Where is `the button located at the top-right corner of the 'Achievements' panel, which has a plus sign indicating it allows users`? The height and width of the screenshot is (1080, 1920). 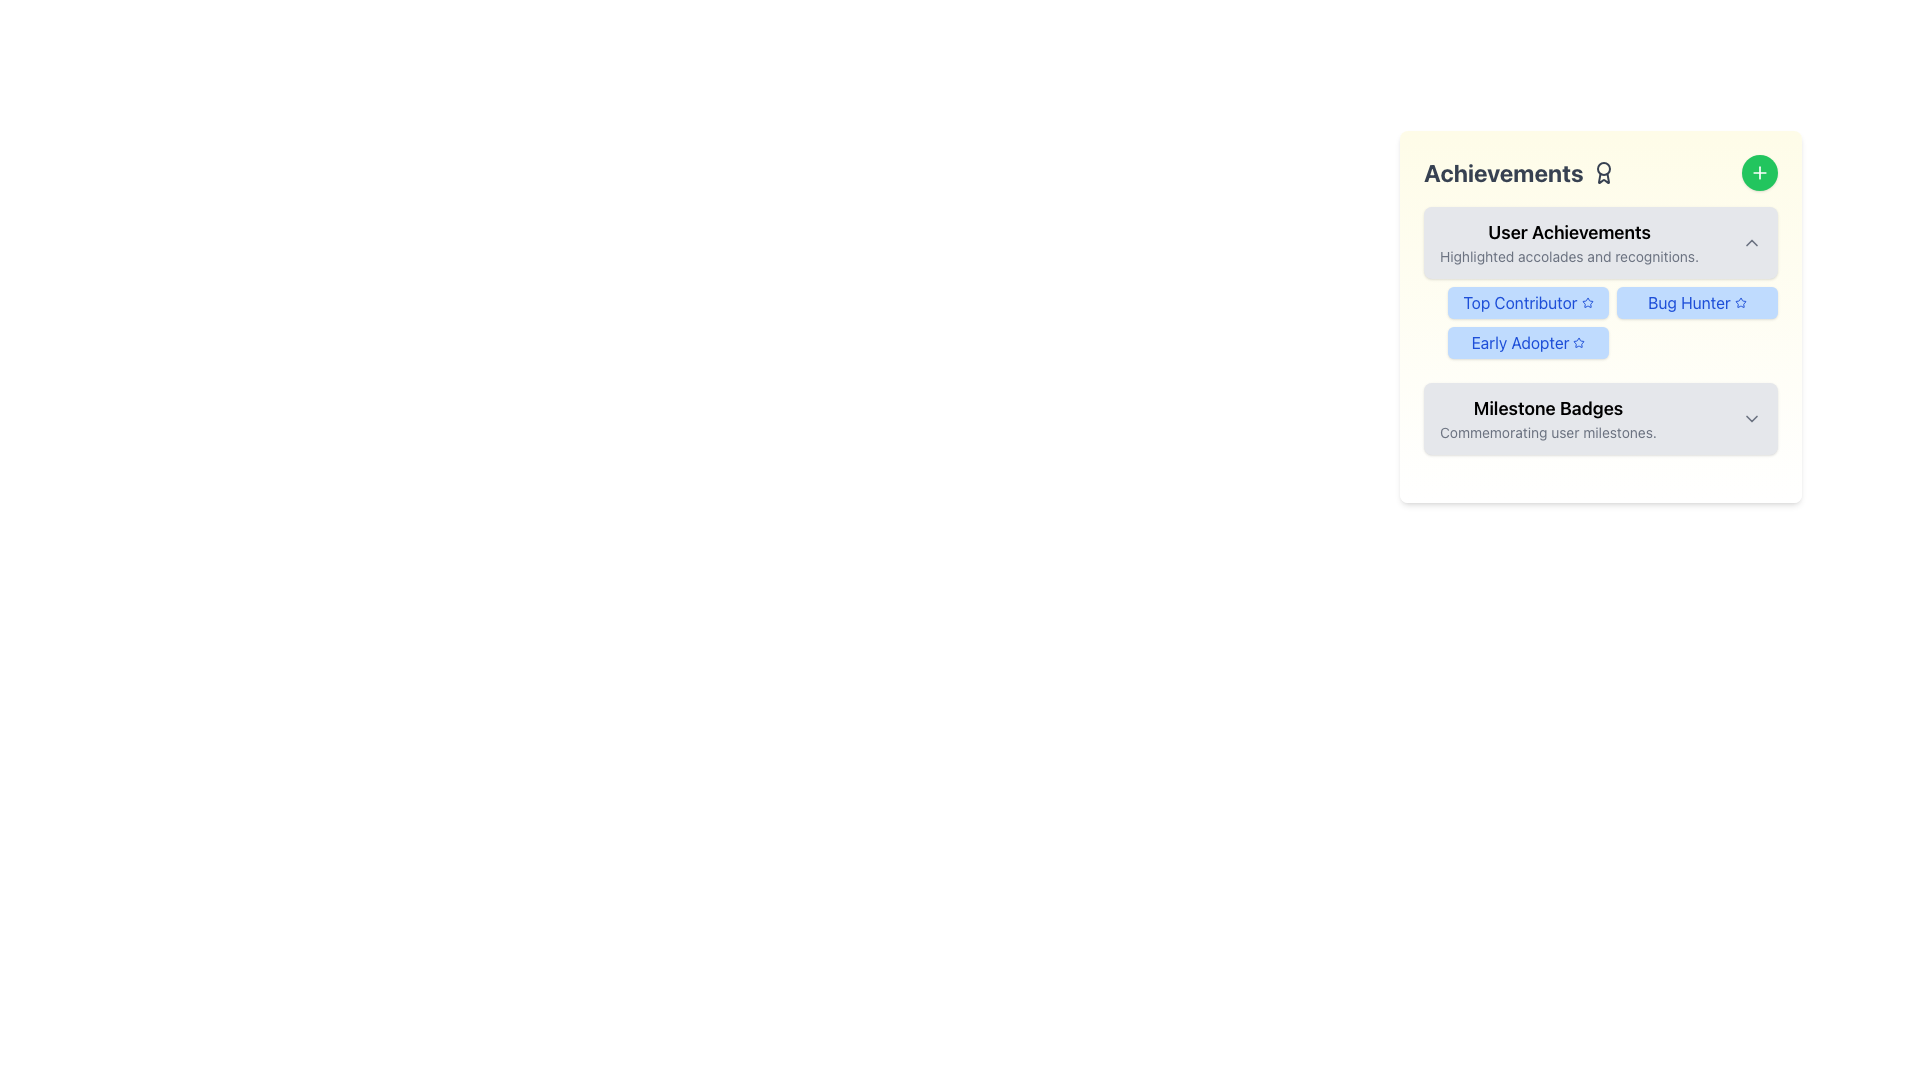
the button located at the top-right corner of the 'Achievements' panel, which has a plus sign indicating it allows users is located at coordinates (1760, 172).